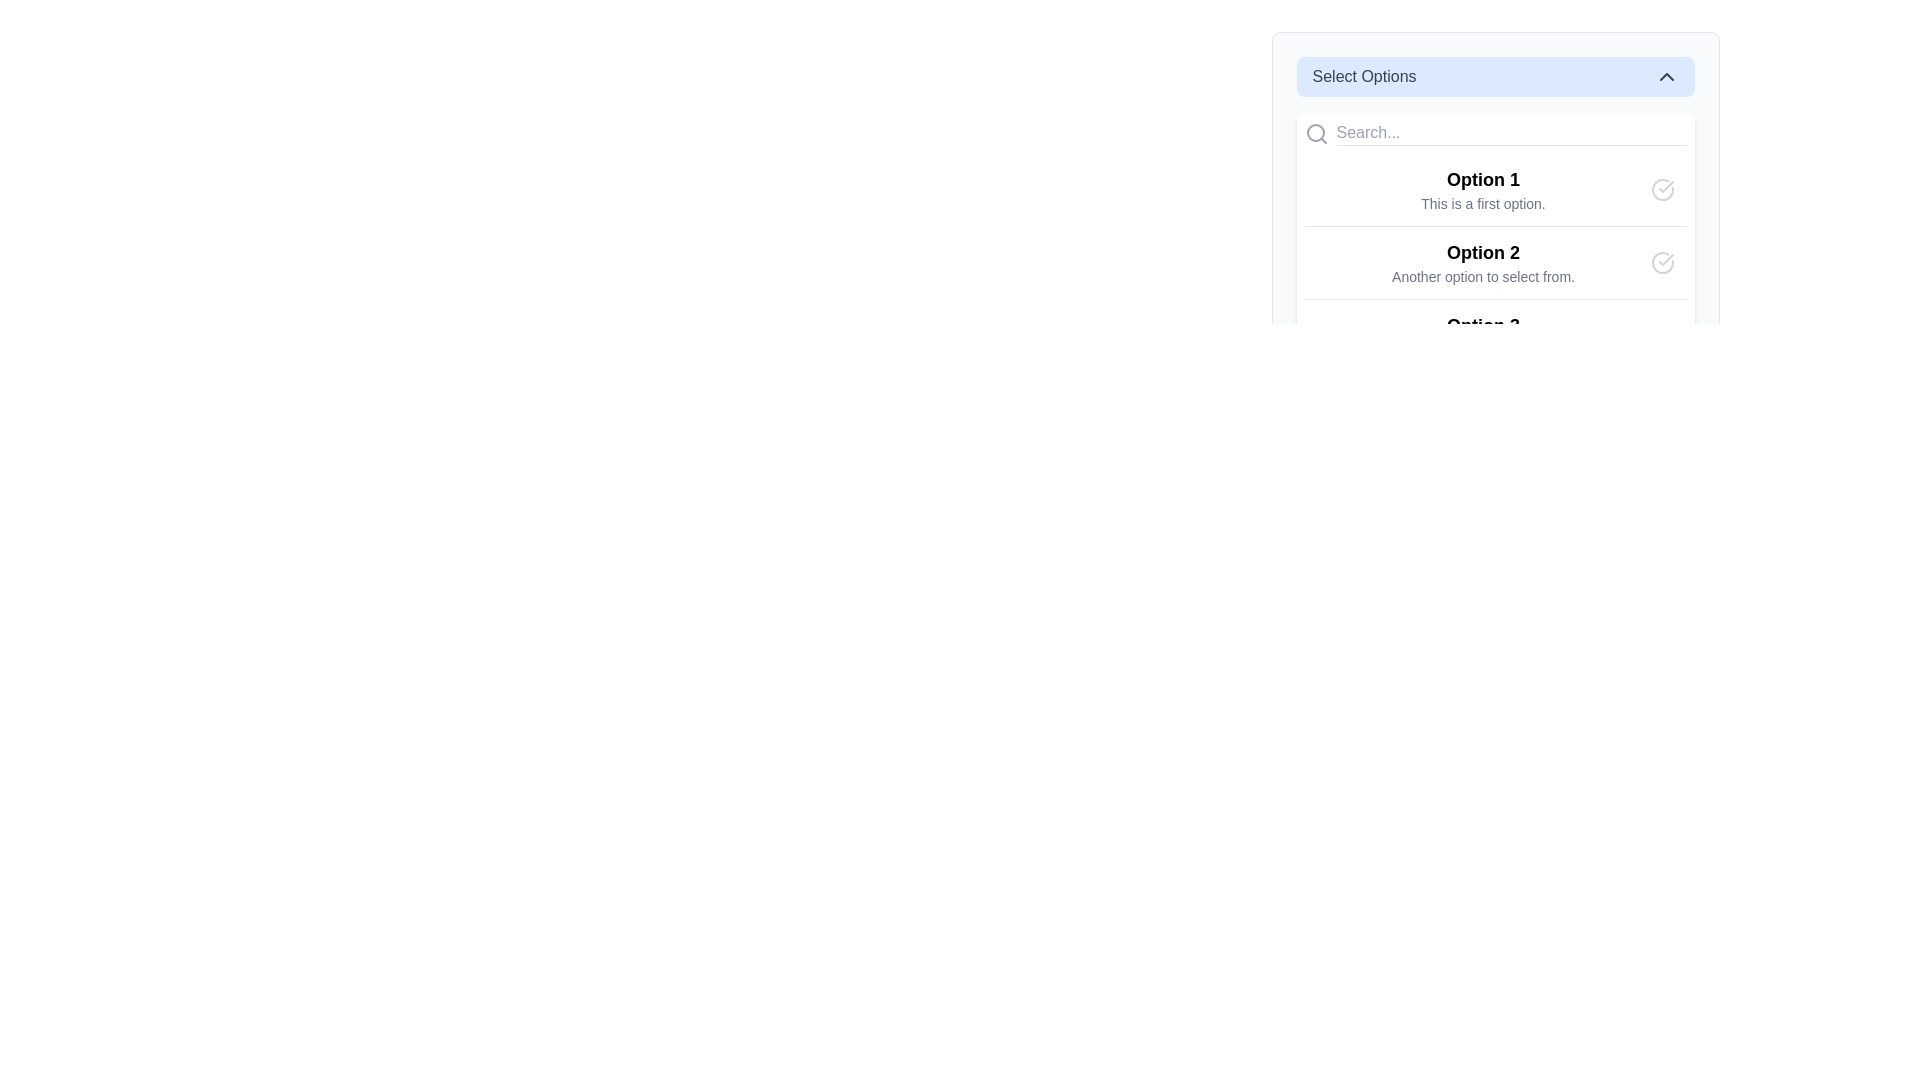 The height and width of the screenshot is (1080, 1920). Describe the element at coordinates (1483, 334) in the screenshot. I see `the third option in the dropdown-like menu under 'Select Options'` at that location.